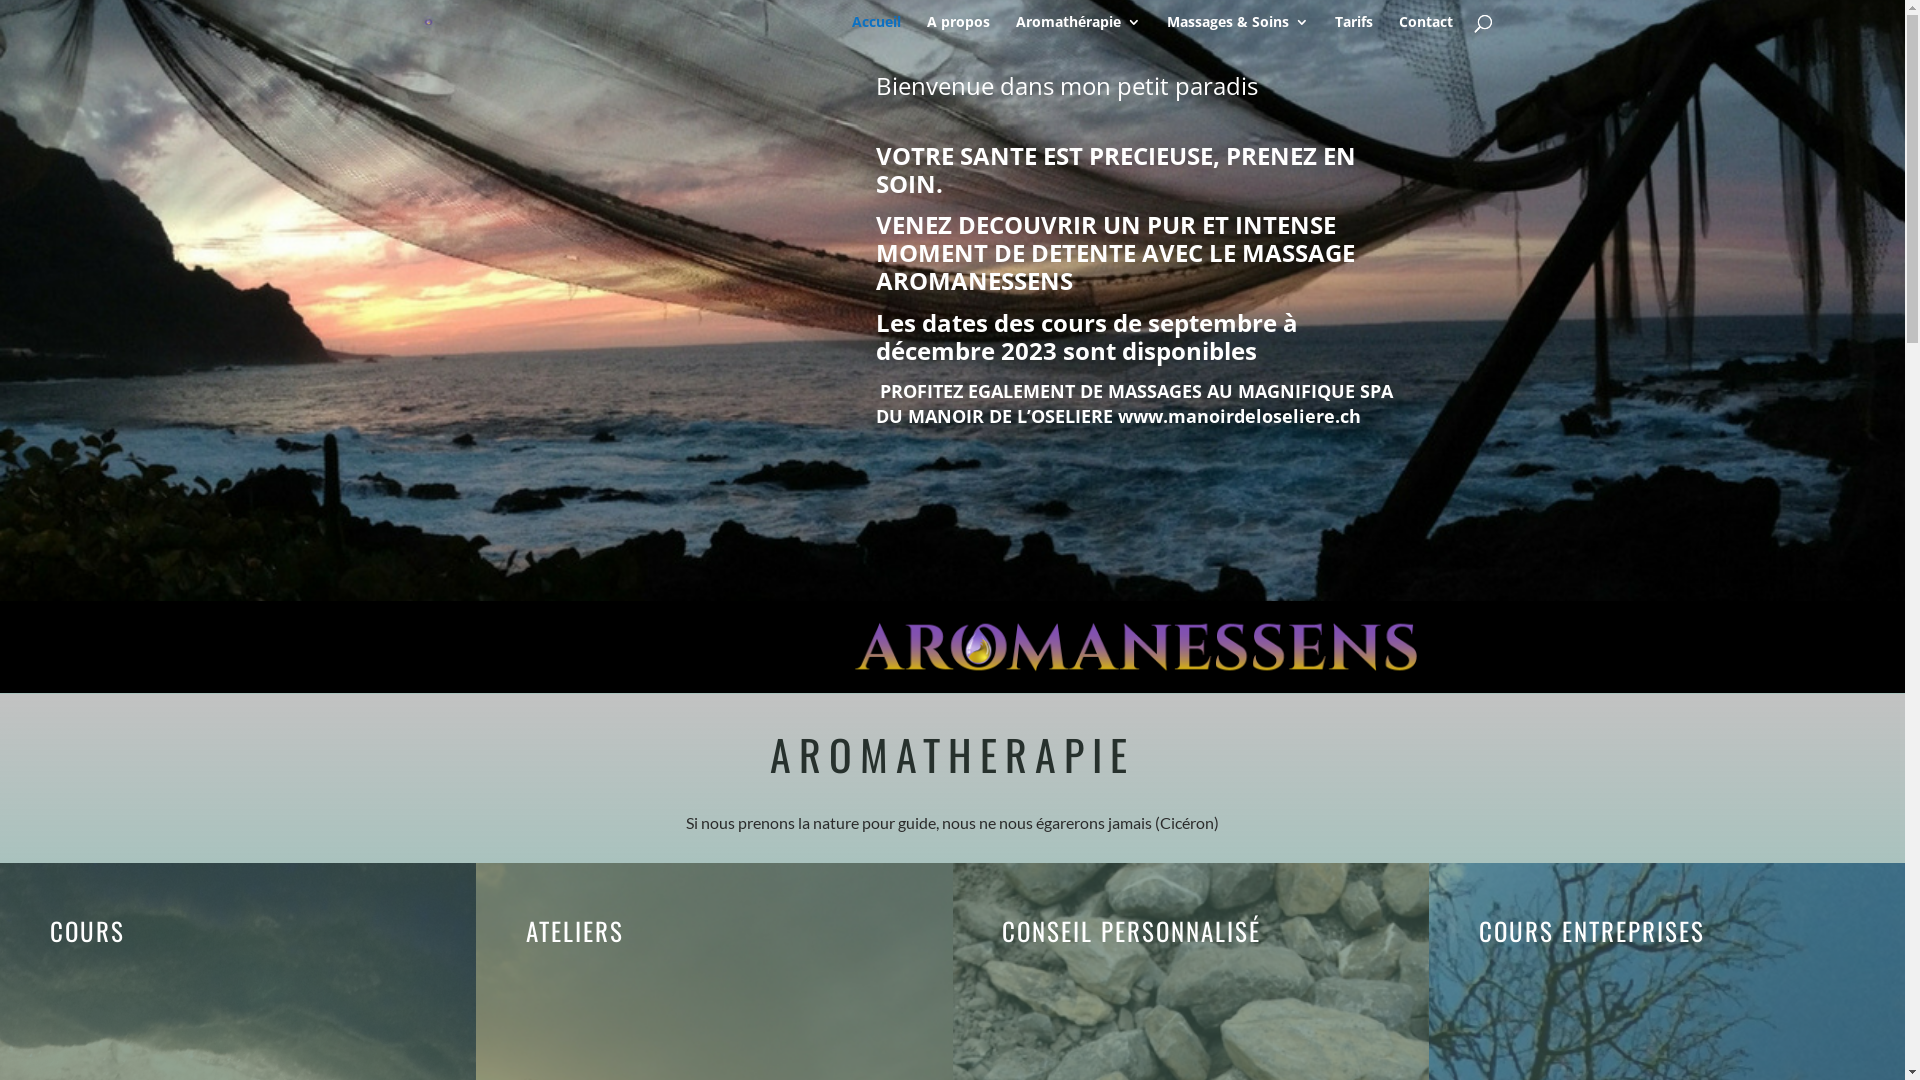  What do you see at coordinates (526, 930) in the screenshot?
I see `'ATELIERS'` at bounding box center [526, 930].